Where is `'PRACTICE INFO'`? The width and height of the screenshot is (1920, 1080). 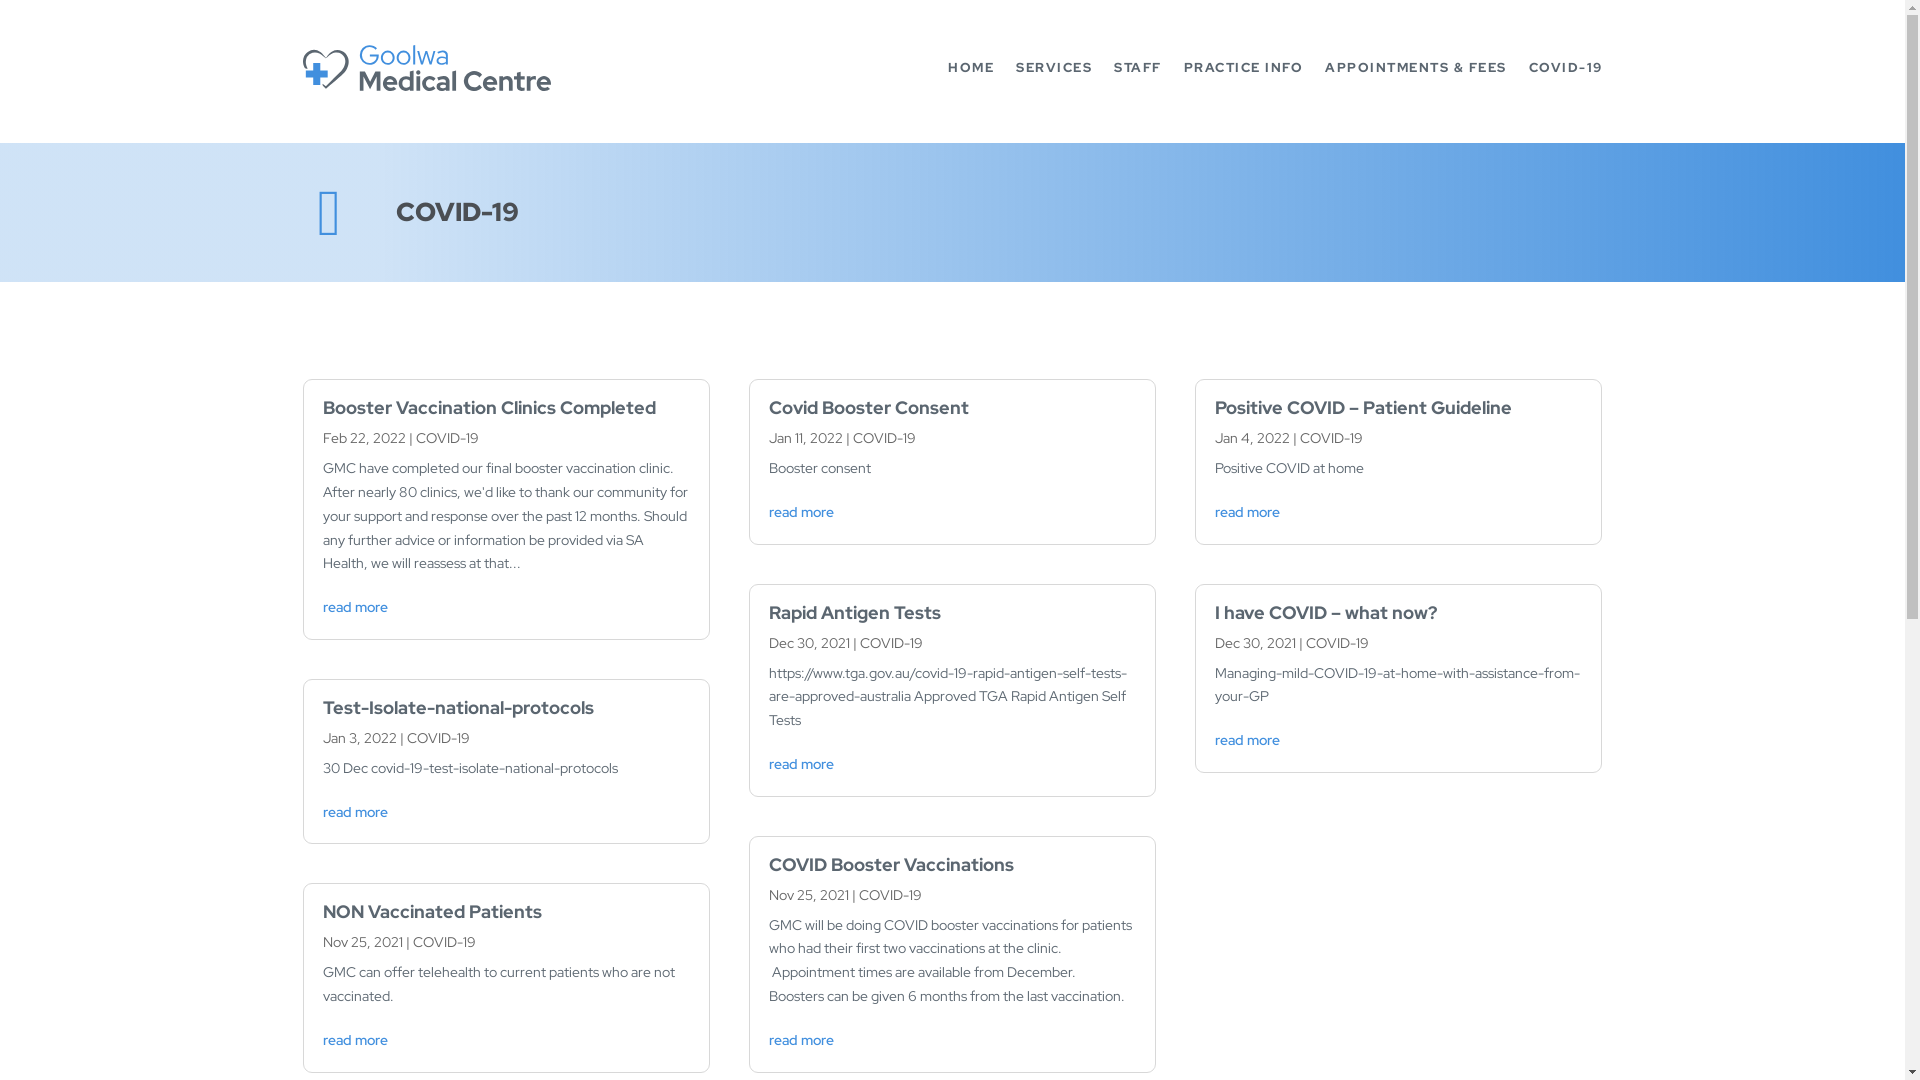
'PRACTICE INFO' is located at coordinates (1242, 67).